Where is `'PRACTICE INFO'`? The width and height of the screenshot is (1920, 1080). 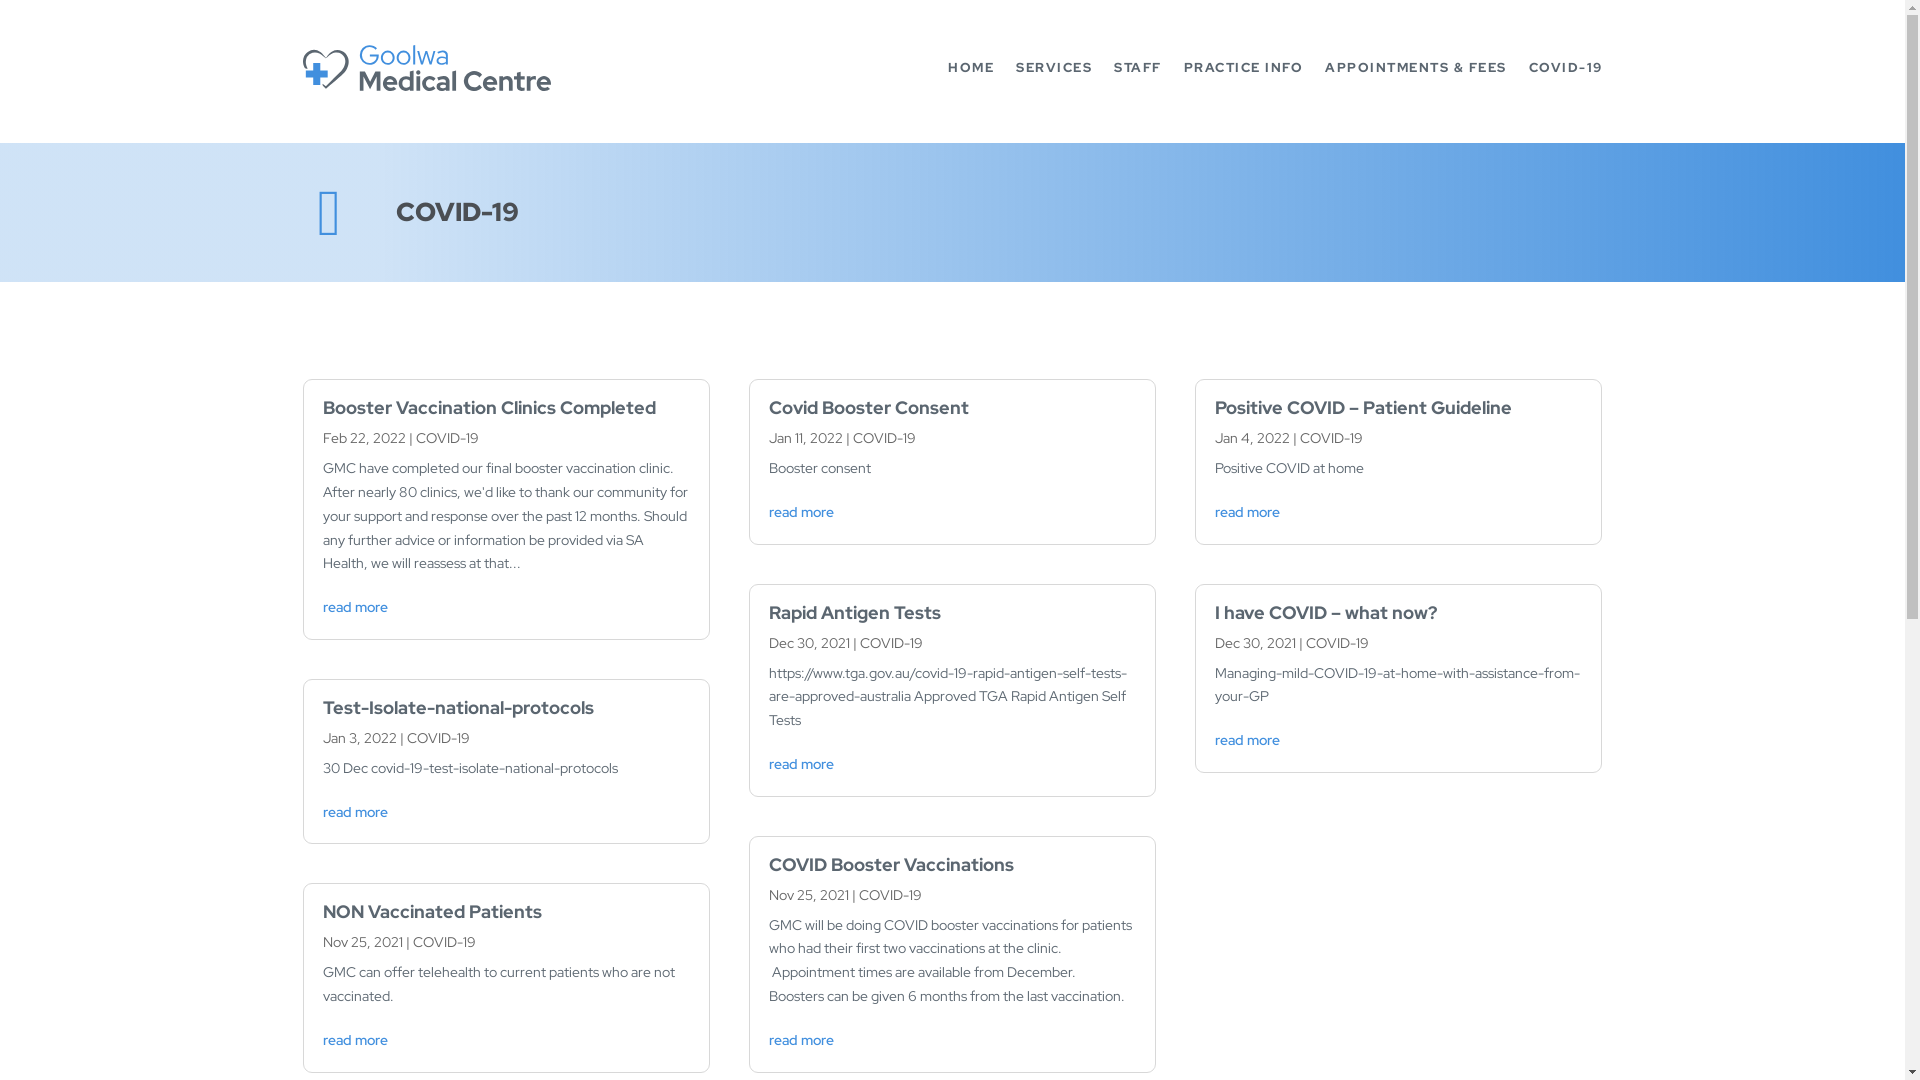
'PRACTICE INFO' is located at coordinates (1242, 67).